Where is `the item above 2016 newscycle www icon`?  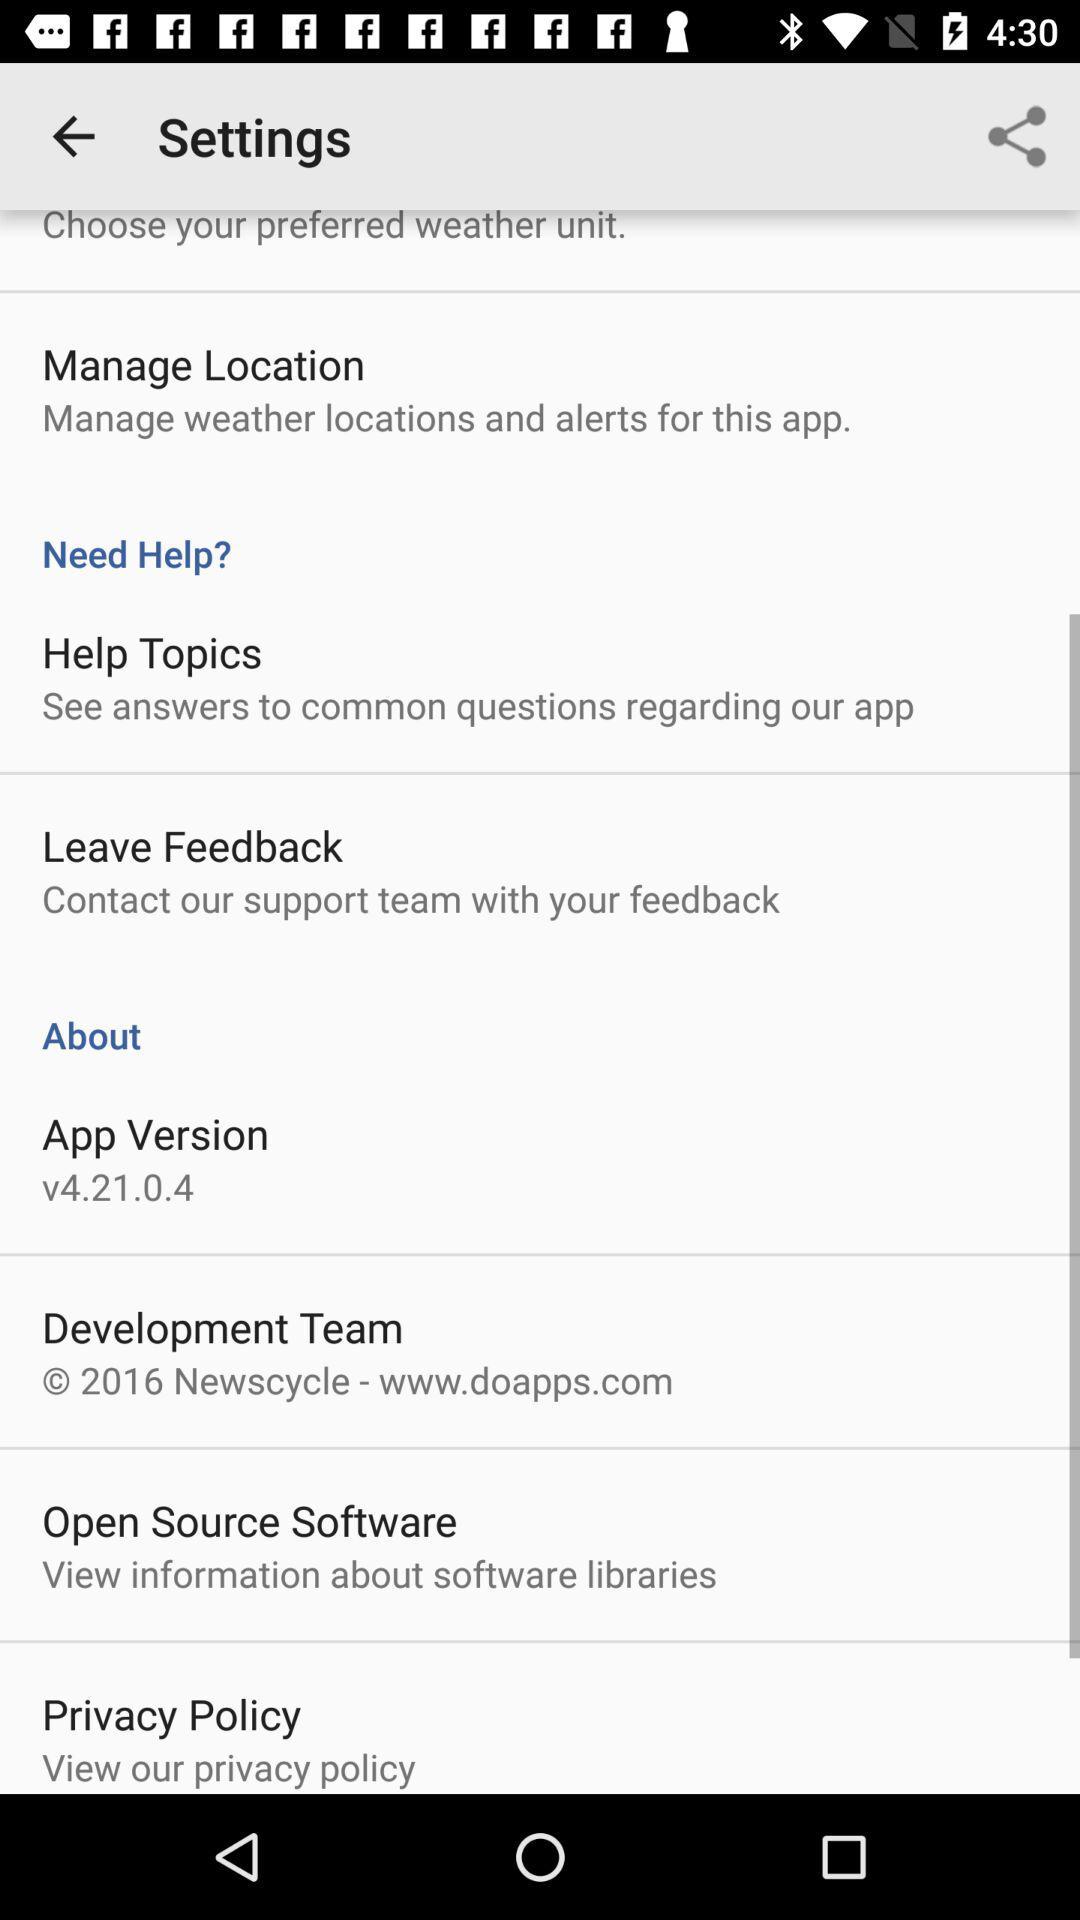 the item above 2016 newscycle www icon is located at coordinates (222, 1326).